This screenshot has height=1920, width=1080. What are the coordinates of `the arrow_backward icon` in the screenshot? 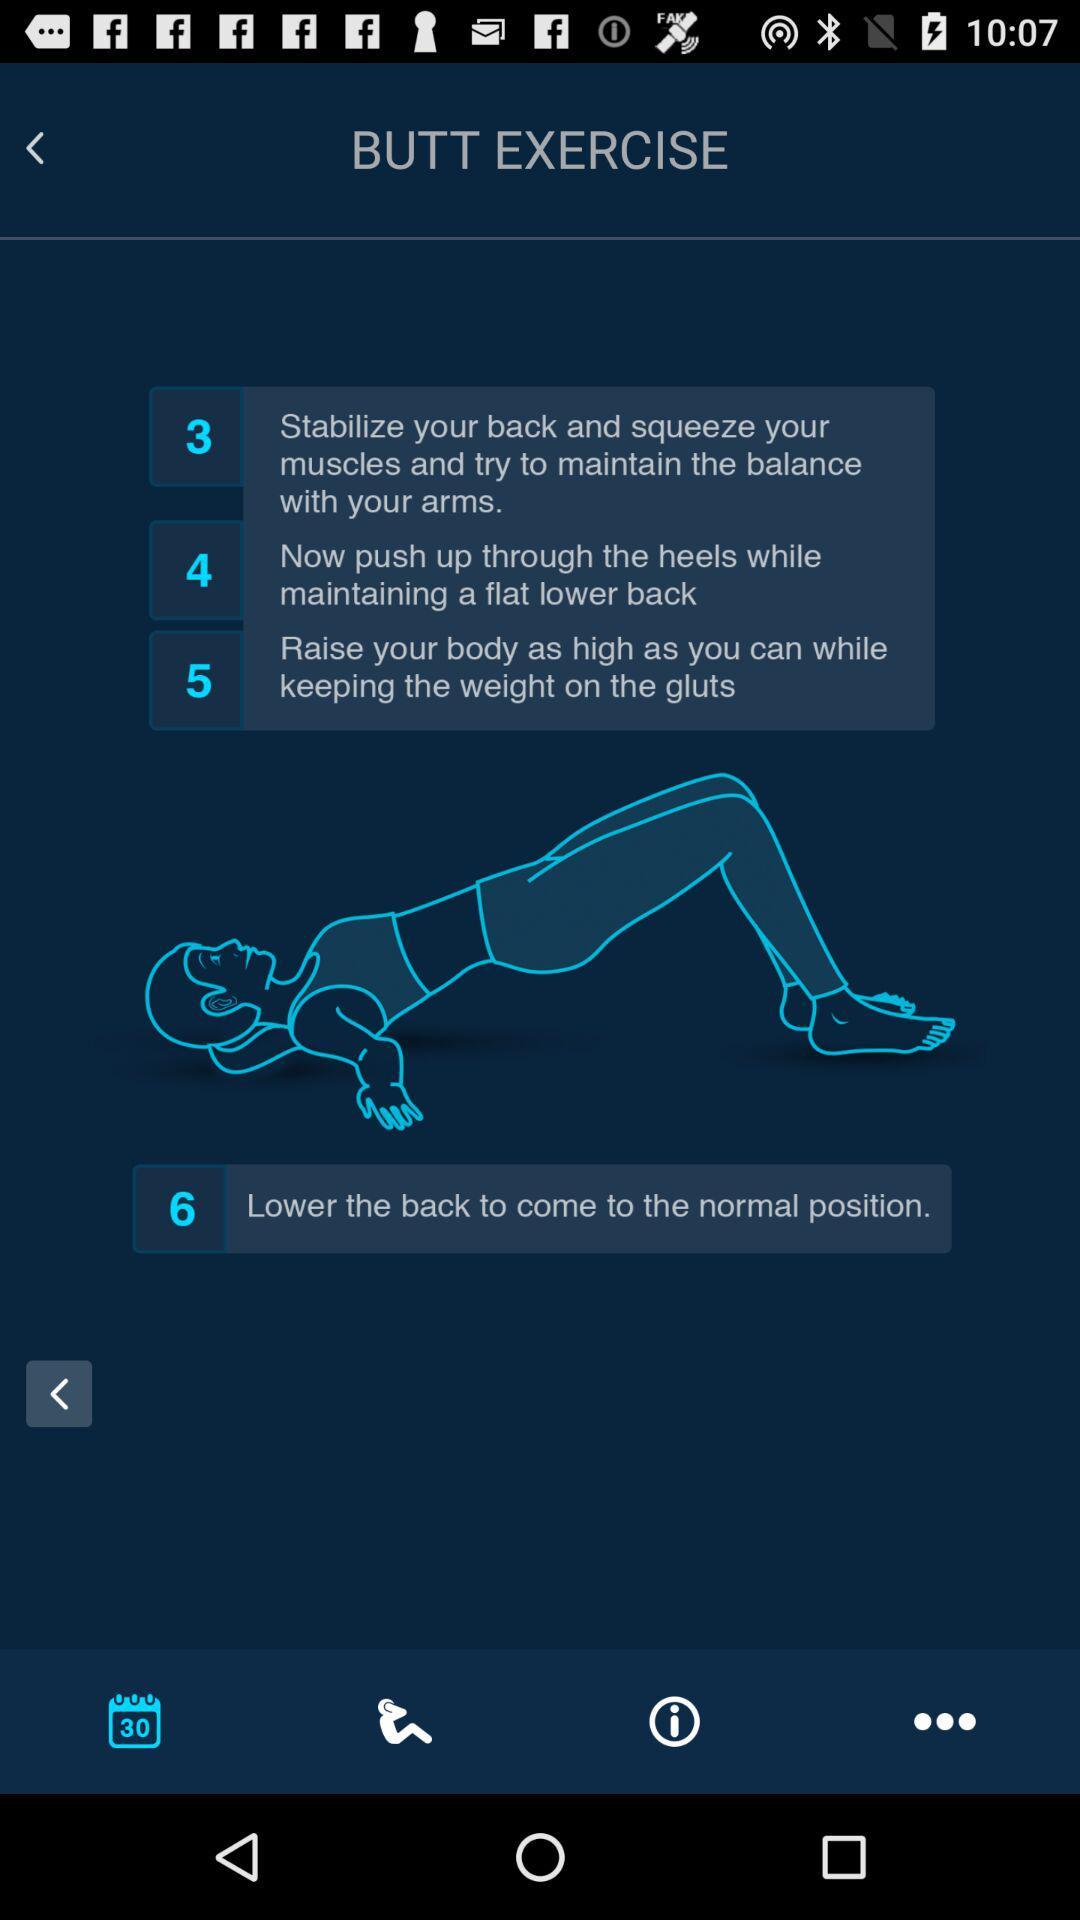 It's located at (51, 1512).